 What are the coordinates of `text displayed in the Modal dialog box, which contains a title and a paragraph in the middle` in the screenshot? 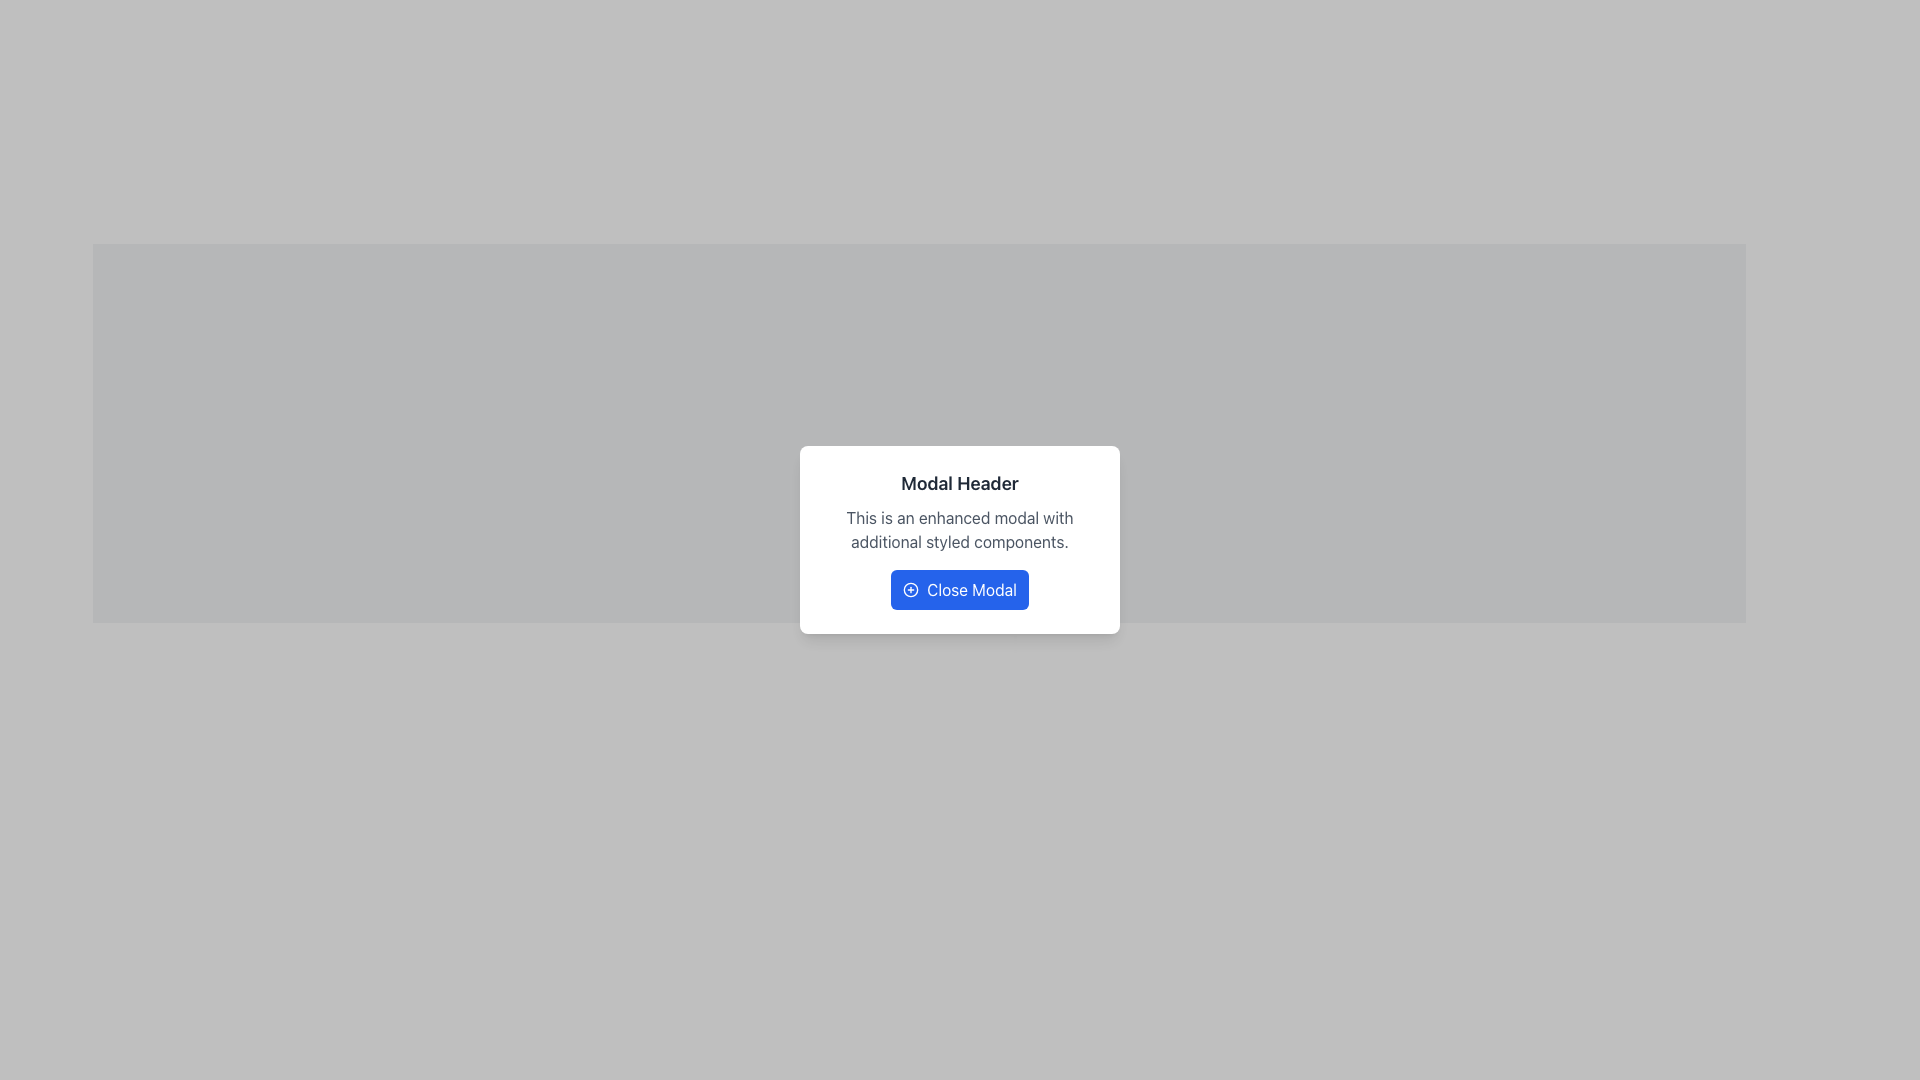 It's located at (960, 540).